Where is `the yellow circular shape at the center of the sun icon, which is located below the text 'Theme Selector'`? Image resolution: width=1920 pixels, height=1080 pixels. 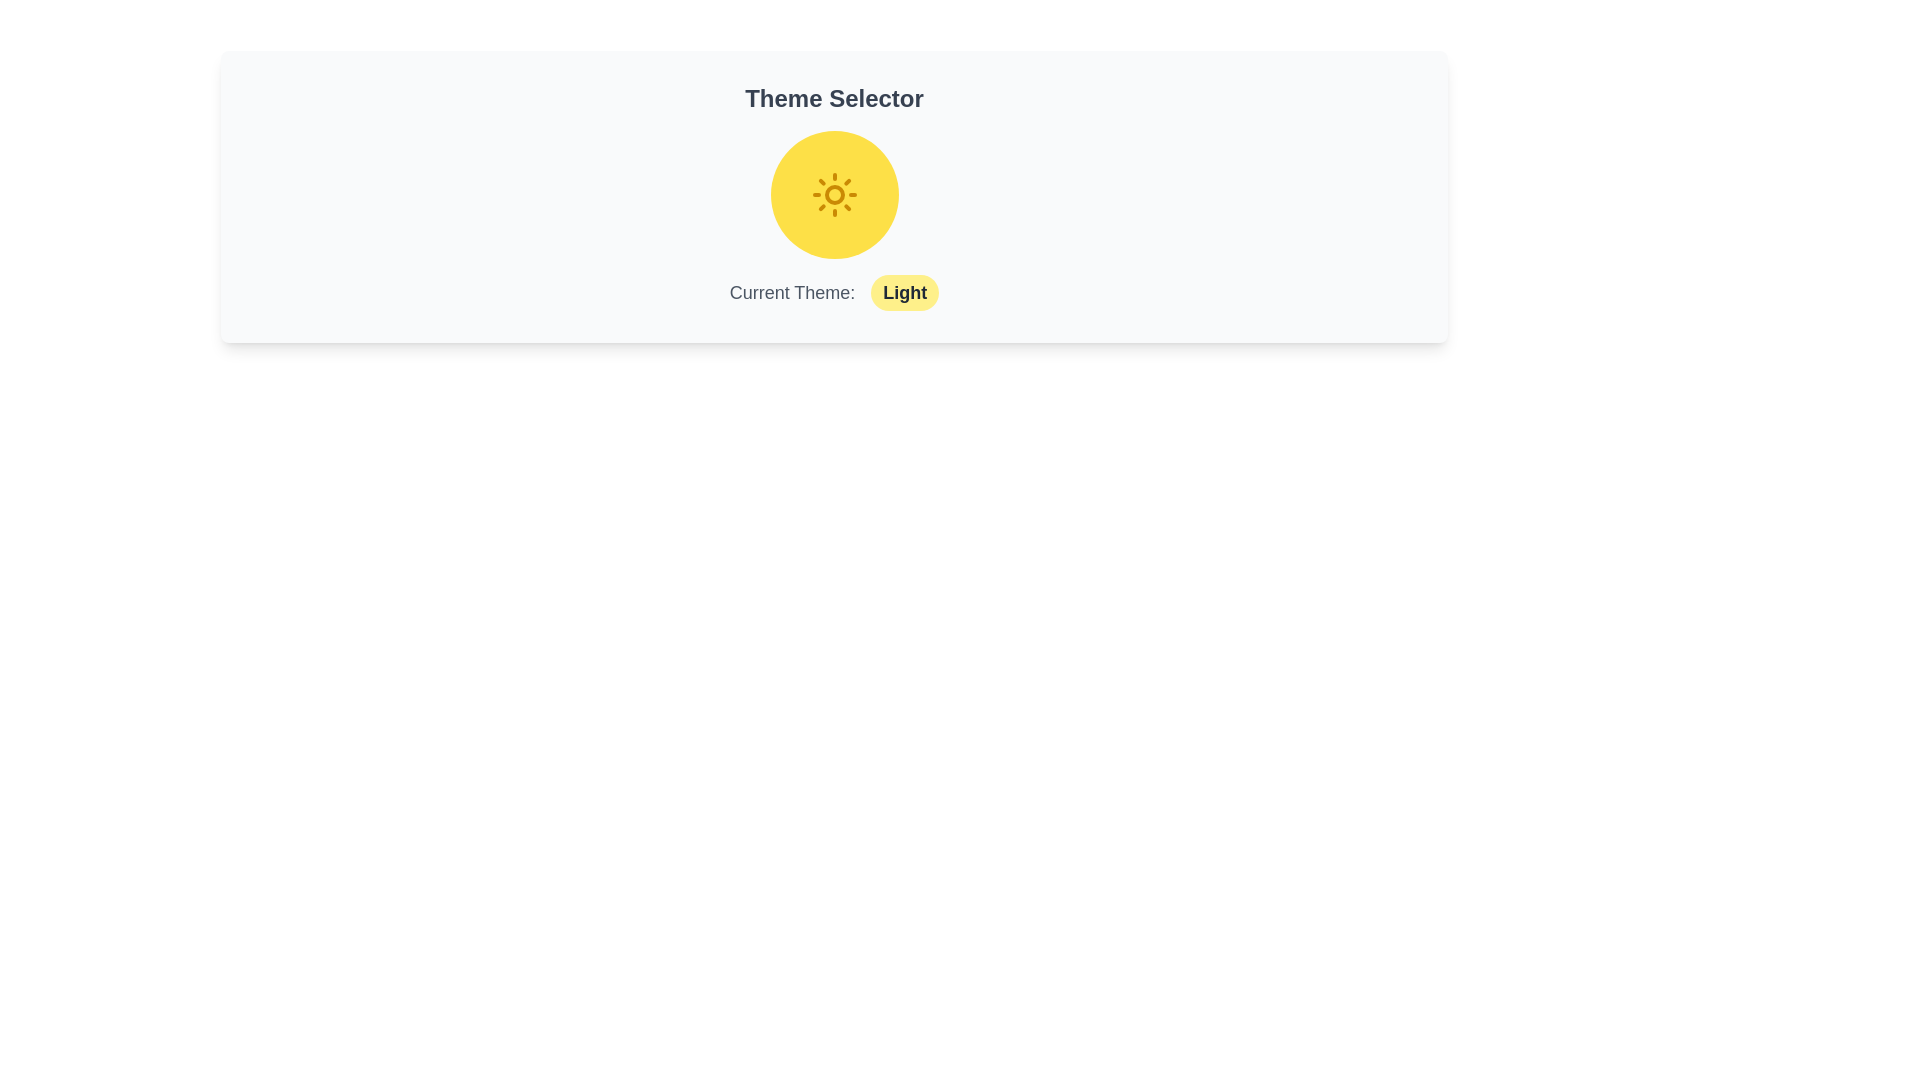
the yellow circular shape at the center of the sun icon, which is located below the text 'Theme Selector' is located at coordinates (834, 195).